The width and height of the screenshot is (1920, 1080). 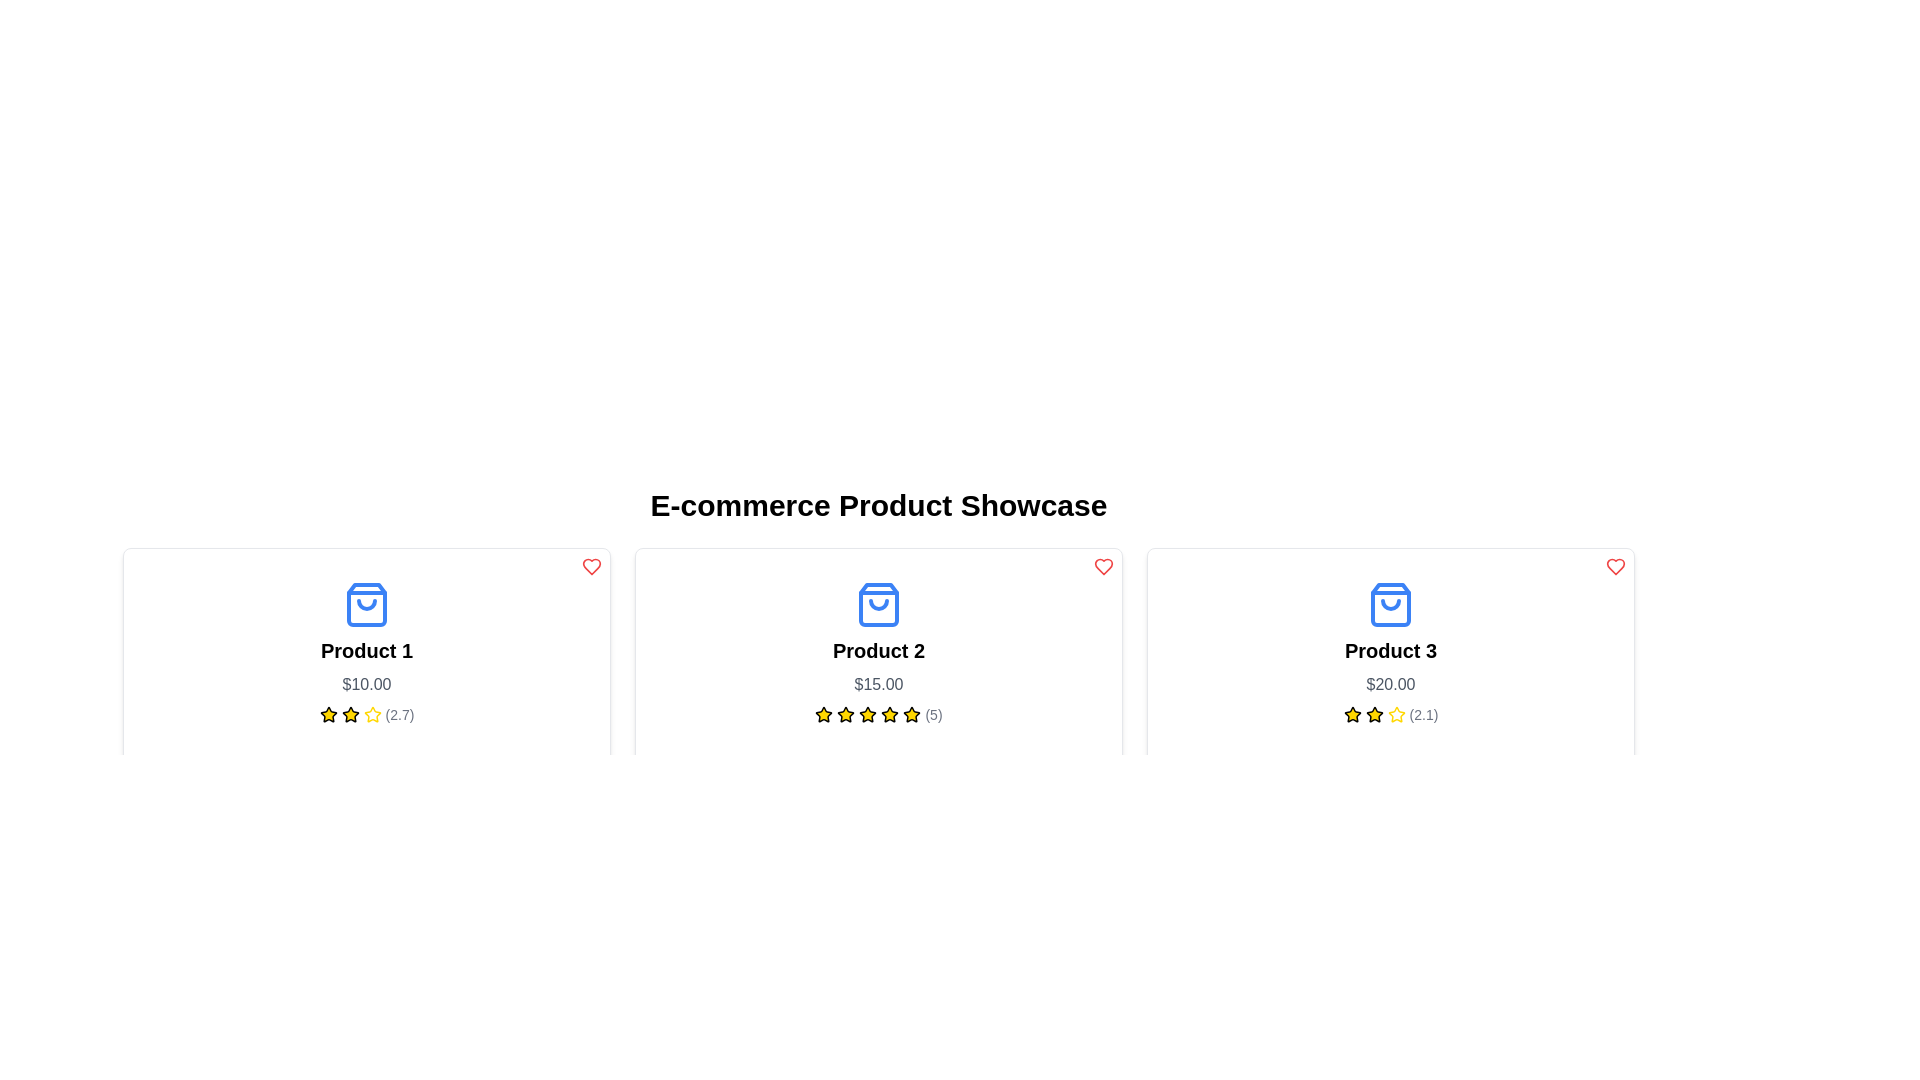 What do you see at coordinates (1395, 713) in the screenshot?
I see `the fifth outlined star icon with a golden stroke in the rating display group below the 'Product 3' label to rate it` at bounding box center [1395, 713].